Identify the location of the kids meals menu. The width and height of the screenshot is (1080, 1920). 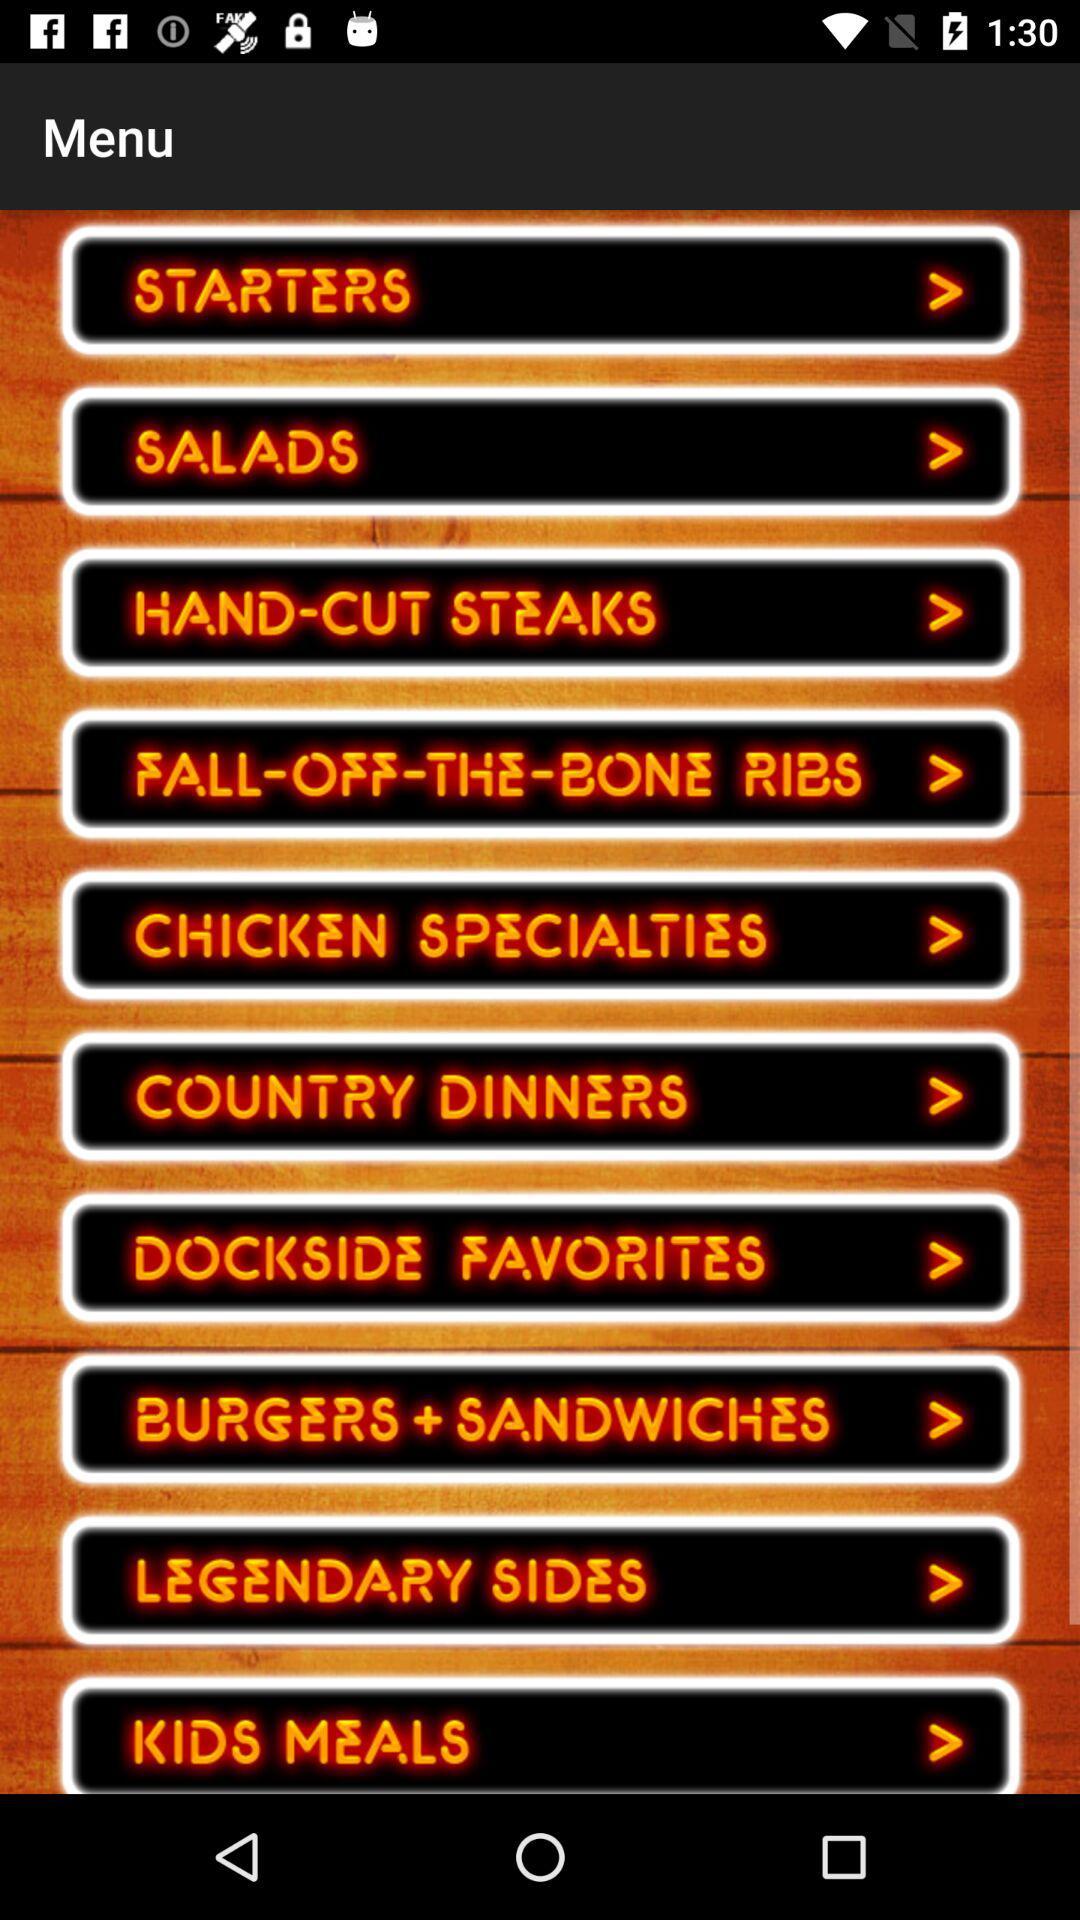
(540, 1726).